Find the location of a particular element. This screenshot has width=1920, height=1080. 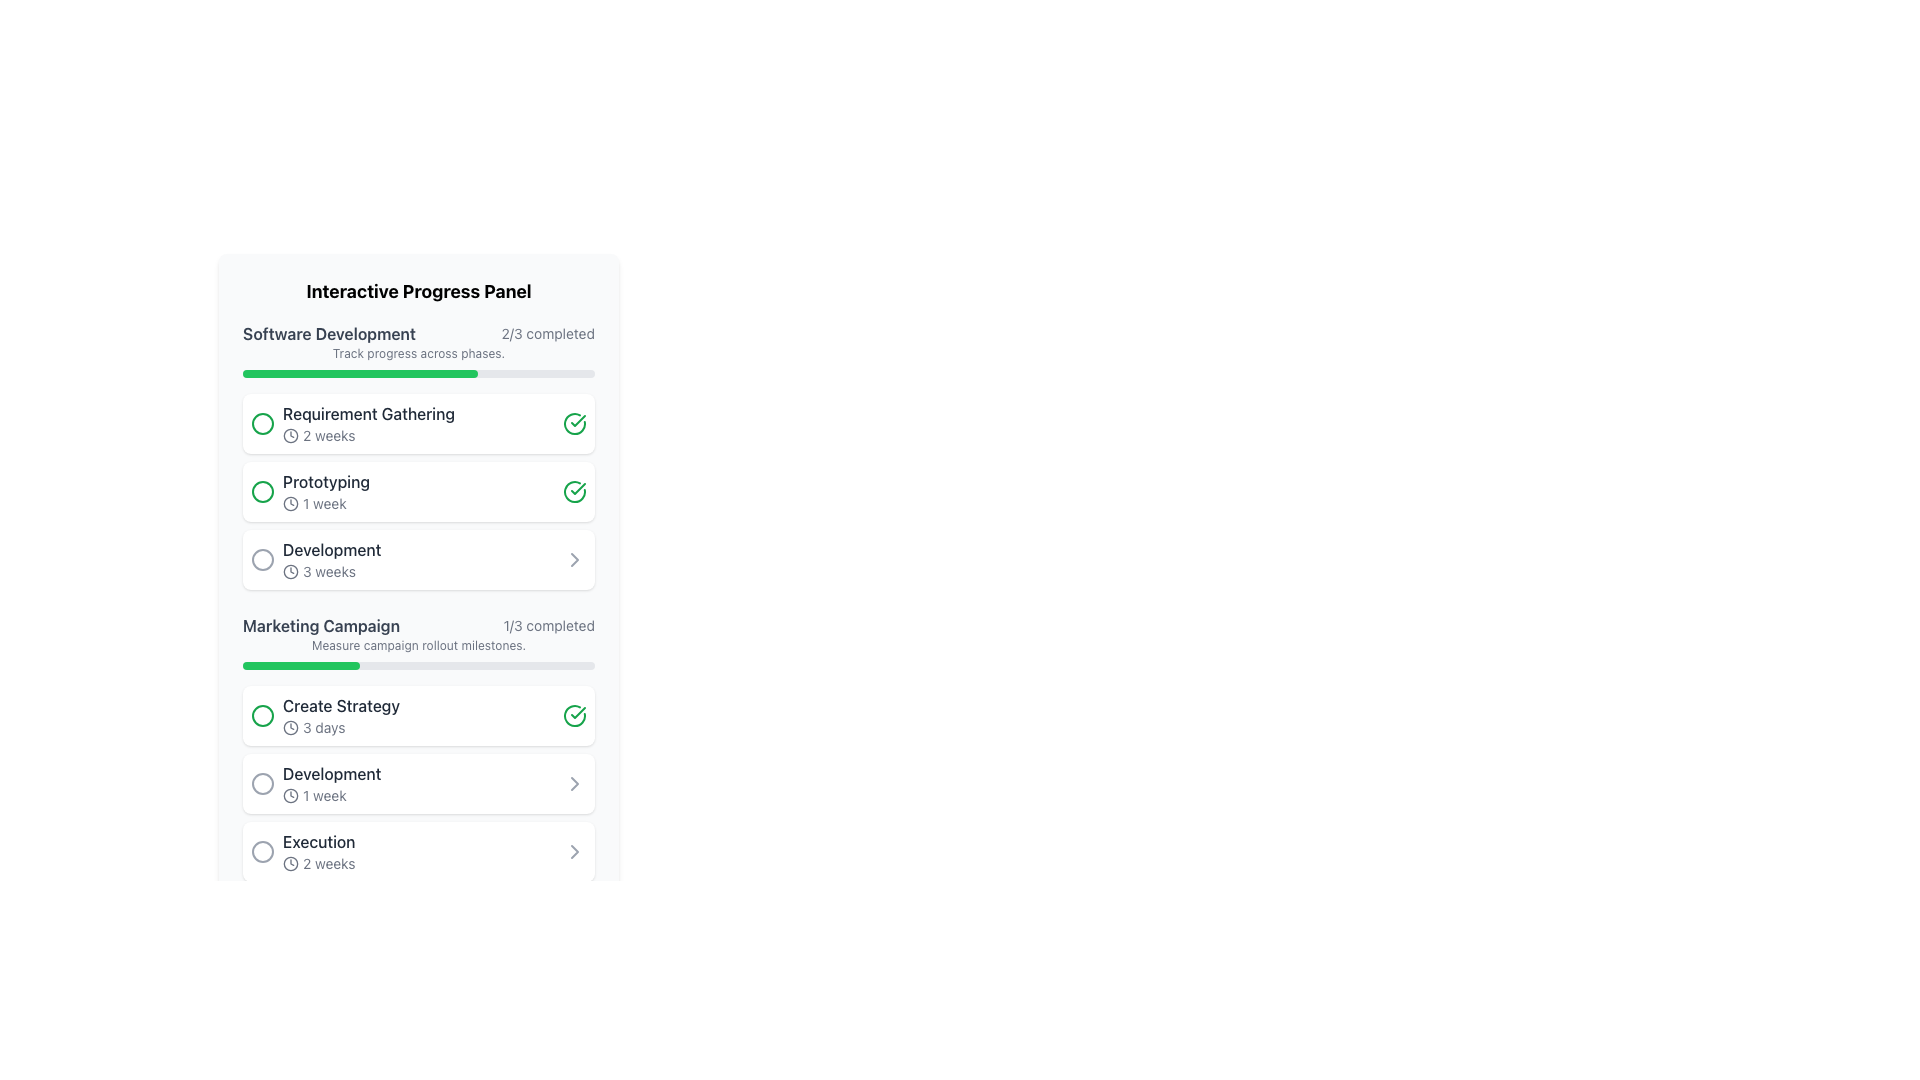

the SVG Circle element within the 'Development' entry of the 'Marketing Campaign' section is located at coordinates (262, 782).